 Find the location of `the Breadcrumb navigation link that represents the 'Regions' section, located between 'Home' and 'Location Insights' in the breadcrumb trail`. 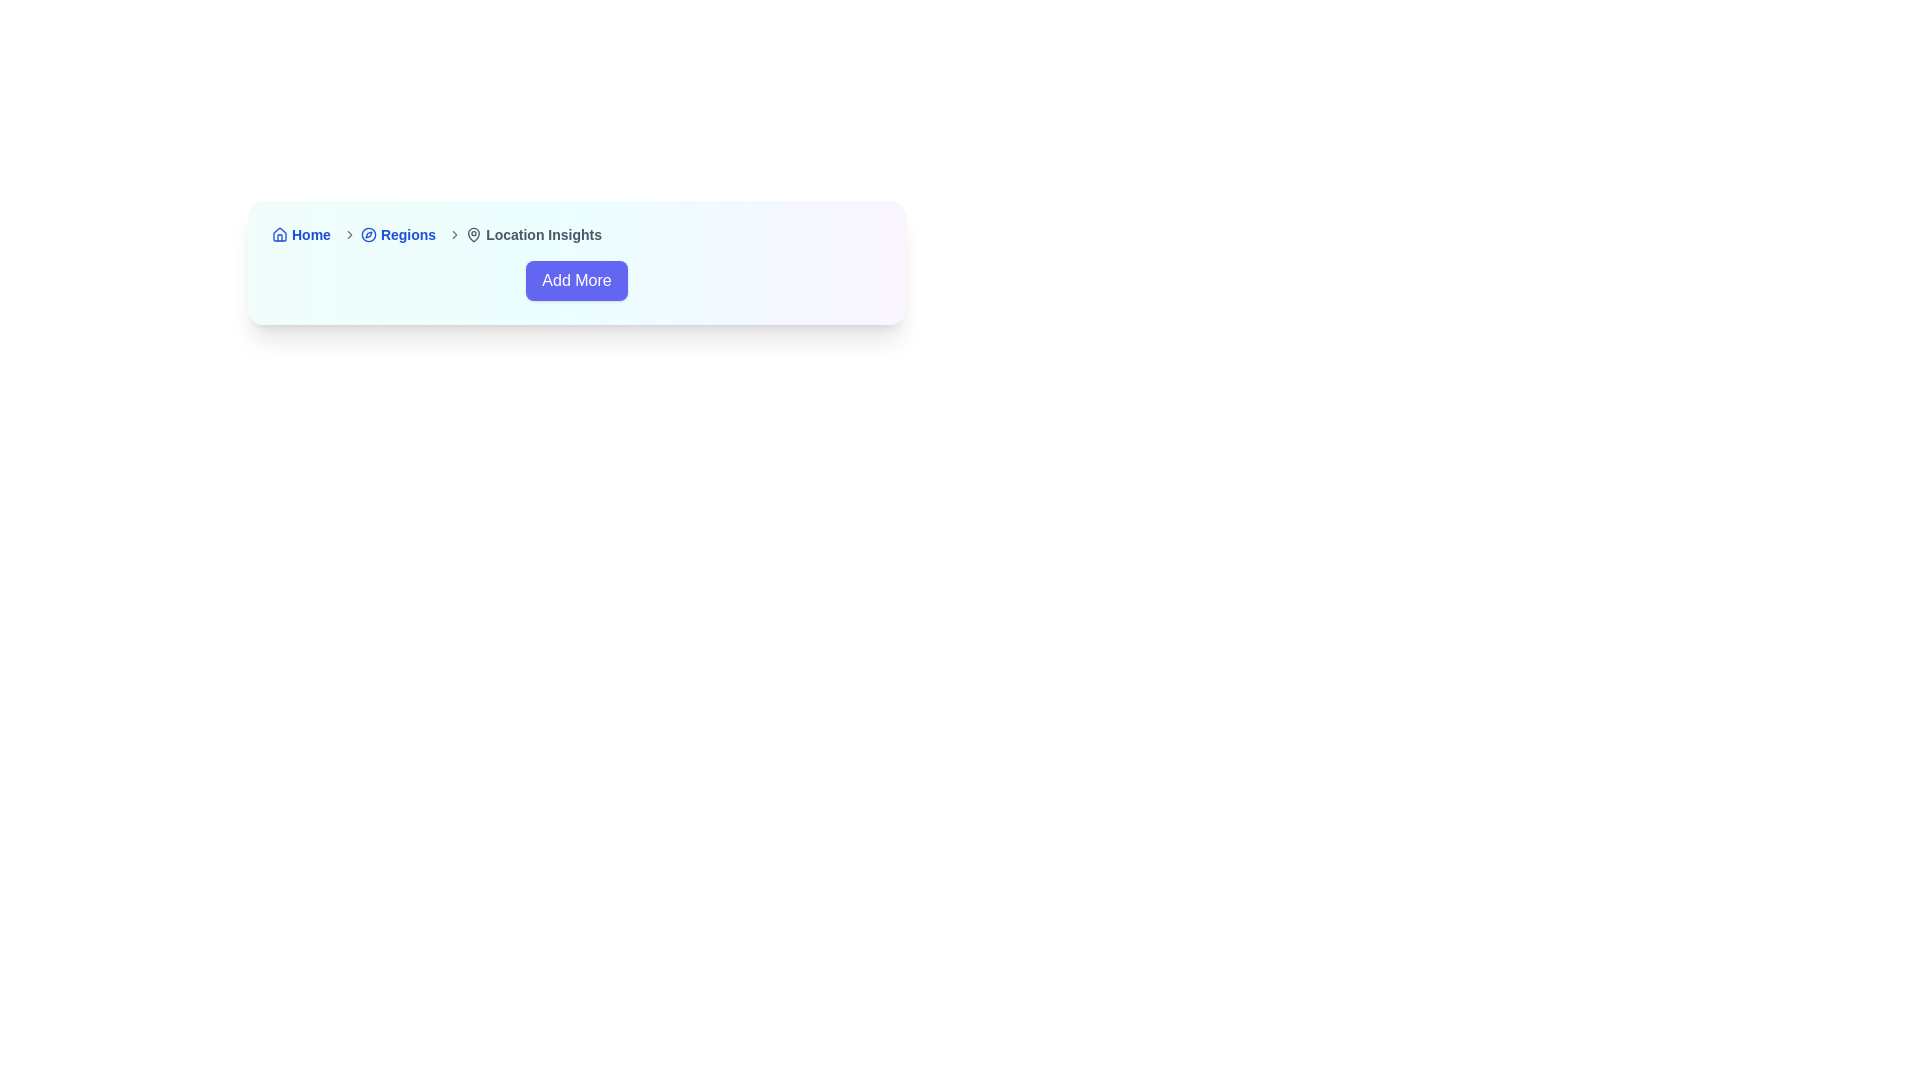

the Breadcrumb navigation link that represents the 'Regions' section, located between 'Home' and 'Location Insights' in the breadcrumb trail is located at coordinates (387, 234).